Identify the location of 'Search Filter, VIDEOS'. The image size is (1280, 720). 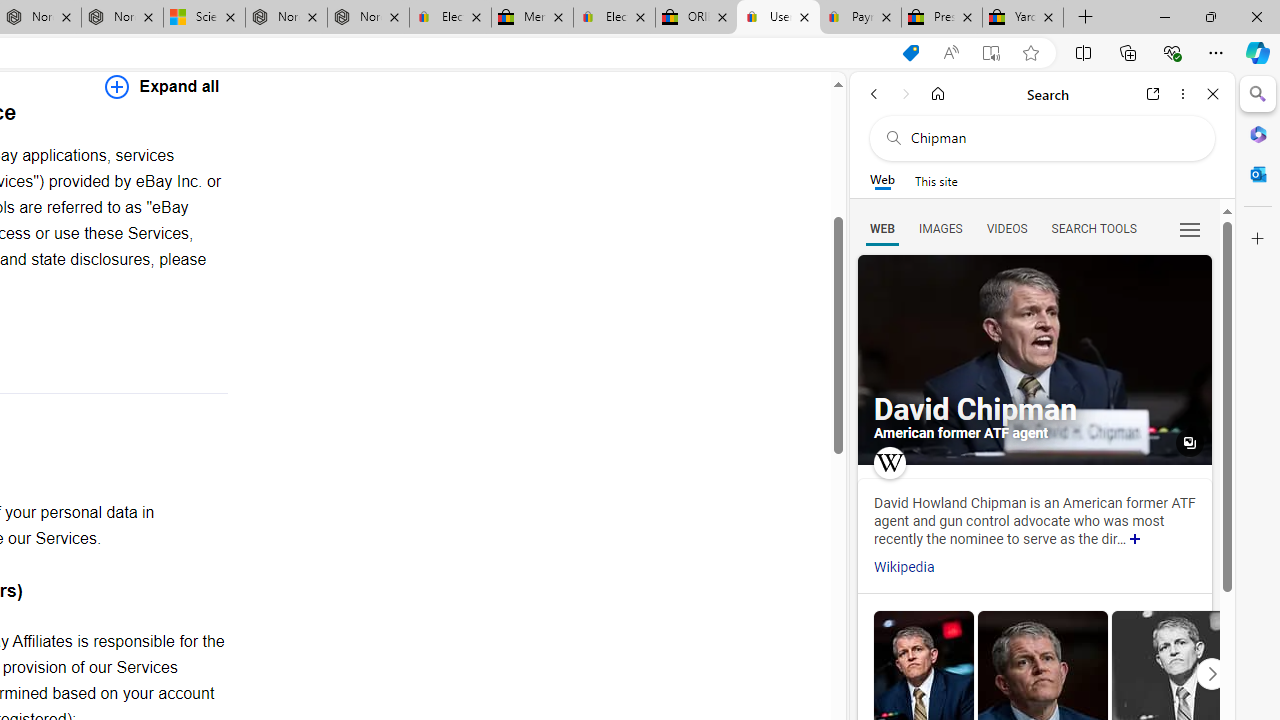
(1006, 227).